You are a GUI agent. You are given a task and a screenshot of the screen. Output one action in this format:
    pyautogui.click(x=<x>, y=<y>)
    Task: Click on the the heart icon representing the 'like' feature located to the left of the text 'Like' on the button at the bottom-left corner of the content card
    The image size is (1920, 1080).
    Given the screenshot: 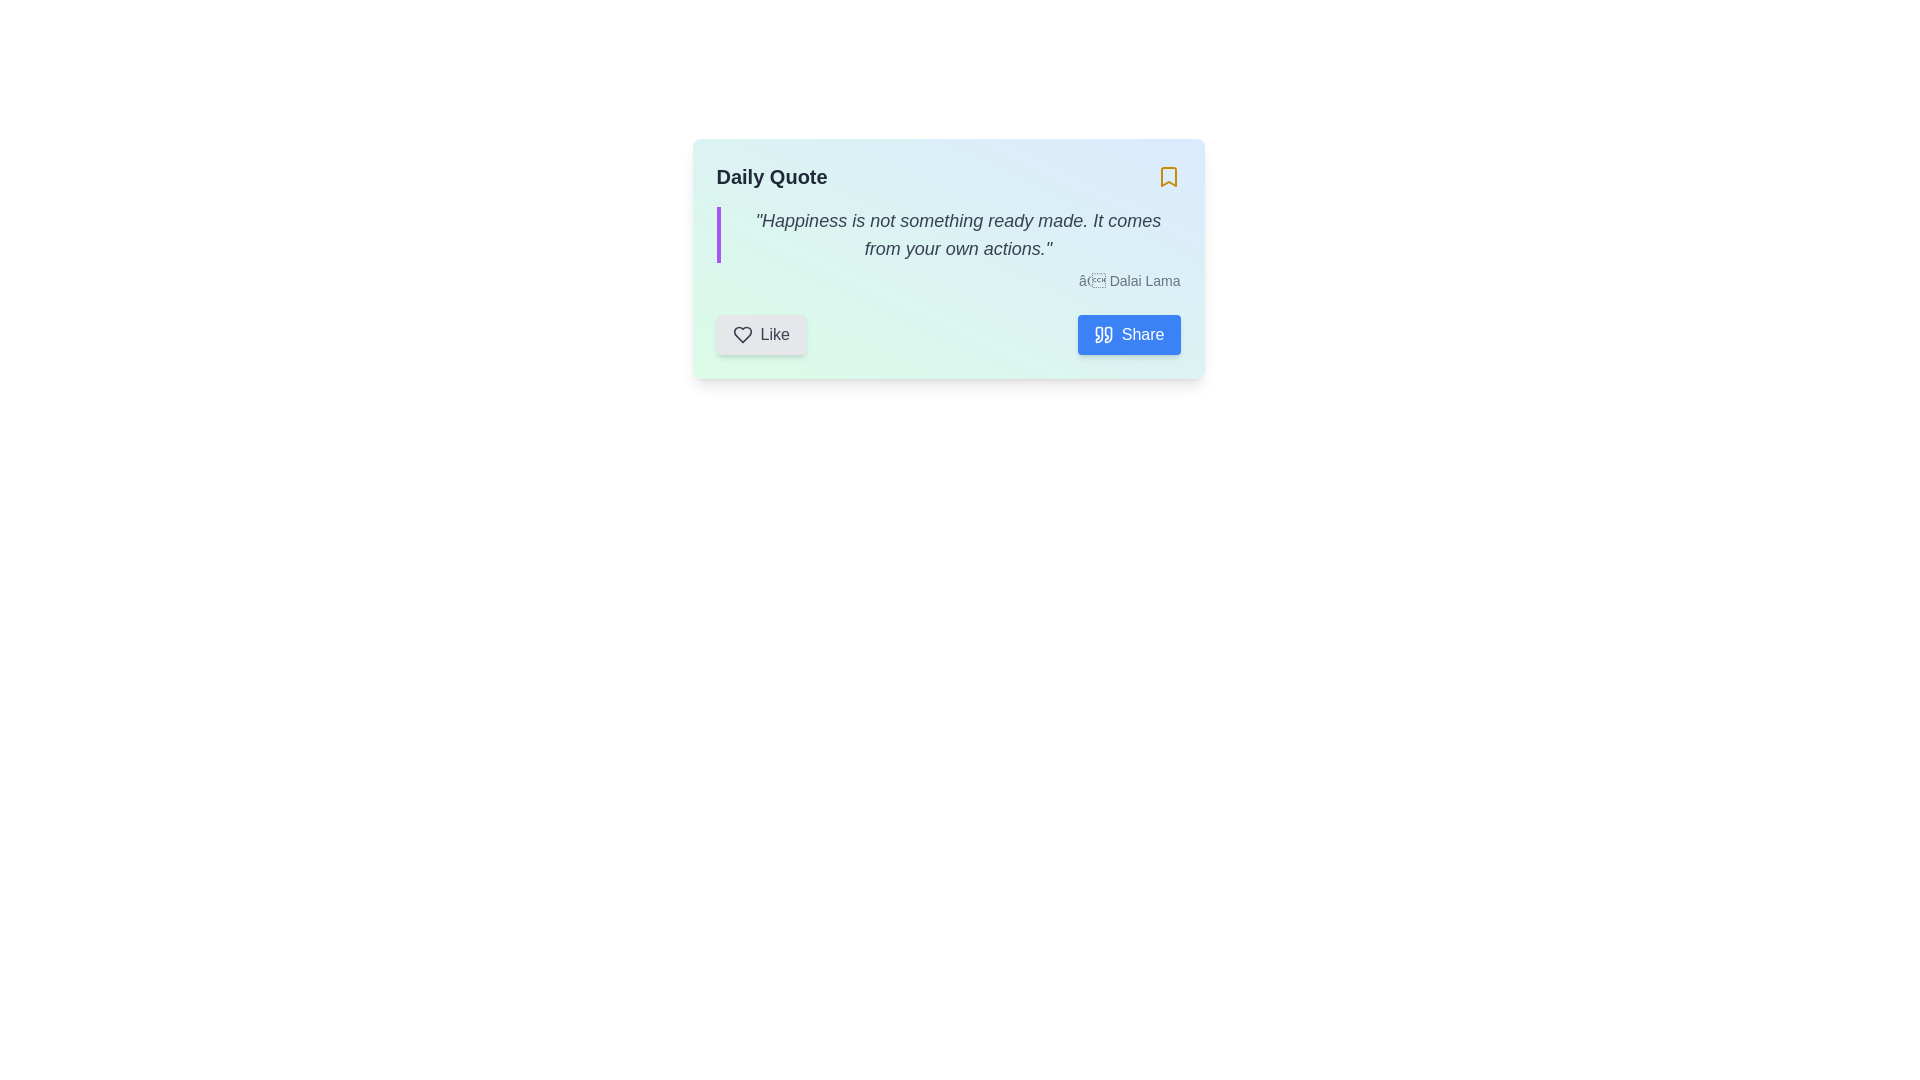 What is the action you would take?
    pyautogui.click(x=741, y=334)
    